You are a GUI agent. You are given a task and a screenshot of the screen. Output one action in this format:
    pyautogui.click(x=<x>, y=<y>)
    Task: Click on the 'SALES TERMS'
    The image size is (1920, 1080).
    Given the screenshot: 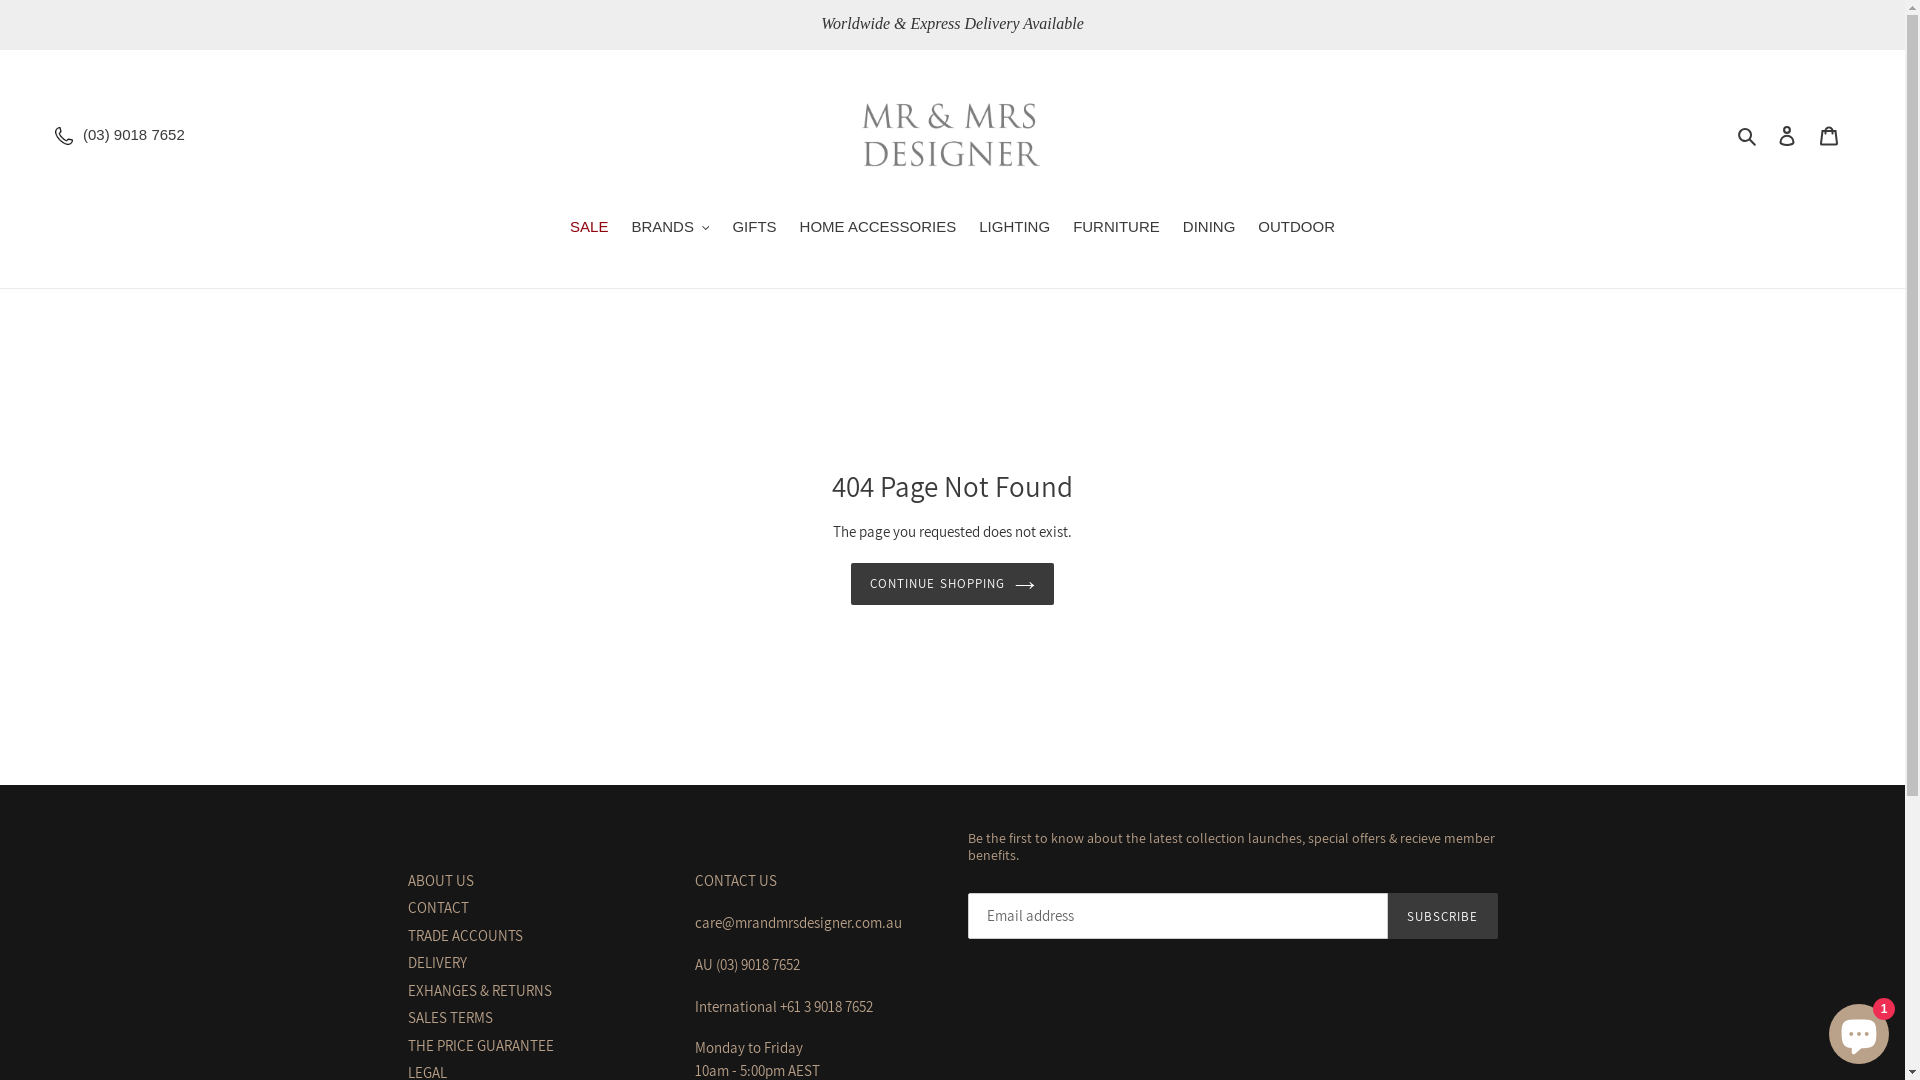 What is the action you would take?
    pyautogui.click(x=449, y=1017)
    